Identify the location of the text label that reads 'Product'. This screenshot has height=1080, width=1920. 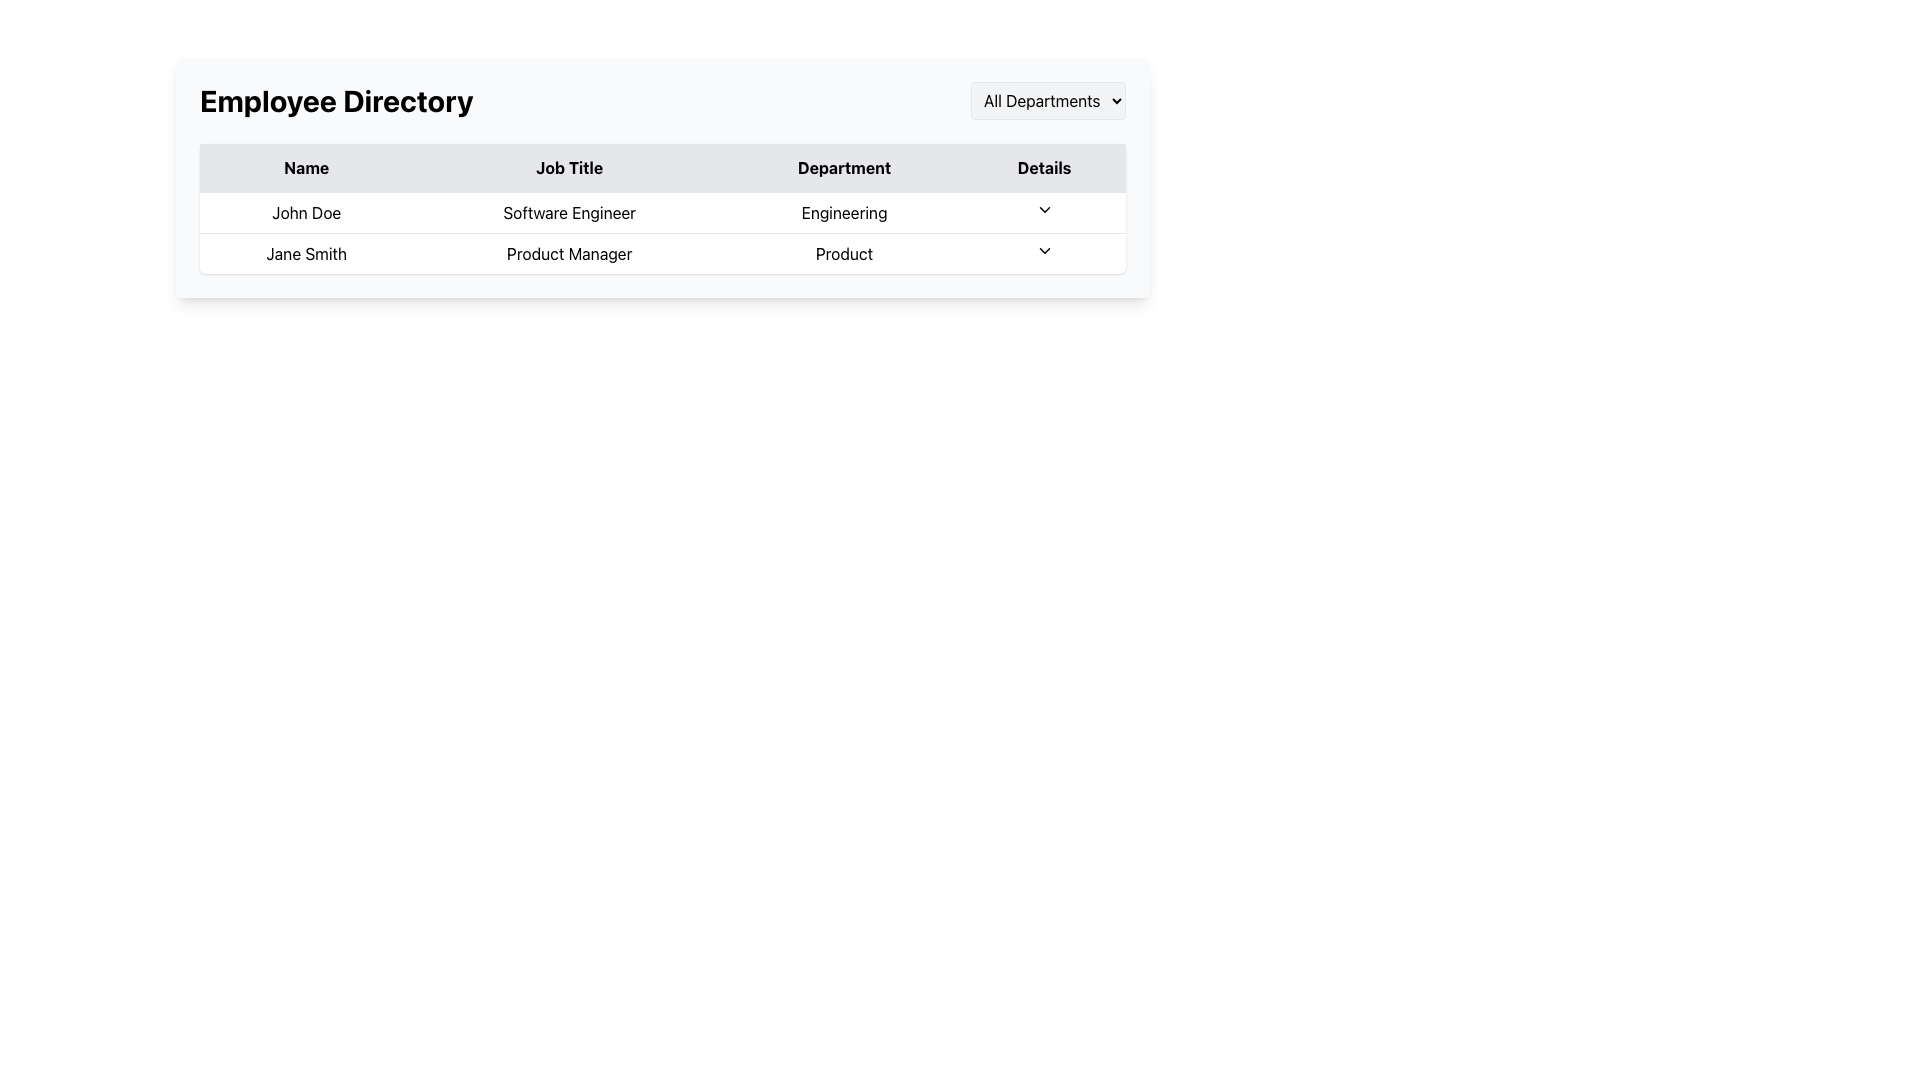
(844, 252).